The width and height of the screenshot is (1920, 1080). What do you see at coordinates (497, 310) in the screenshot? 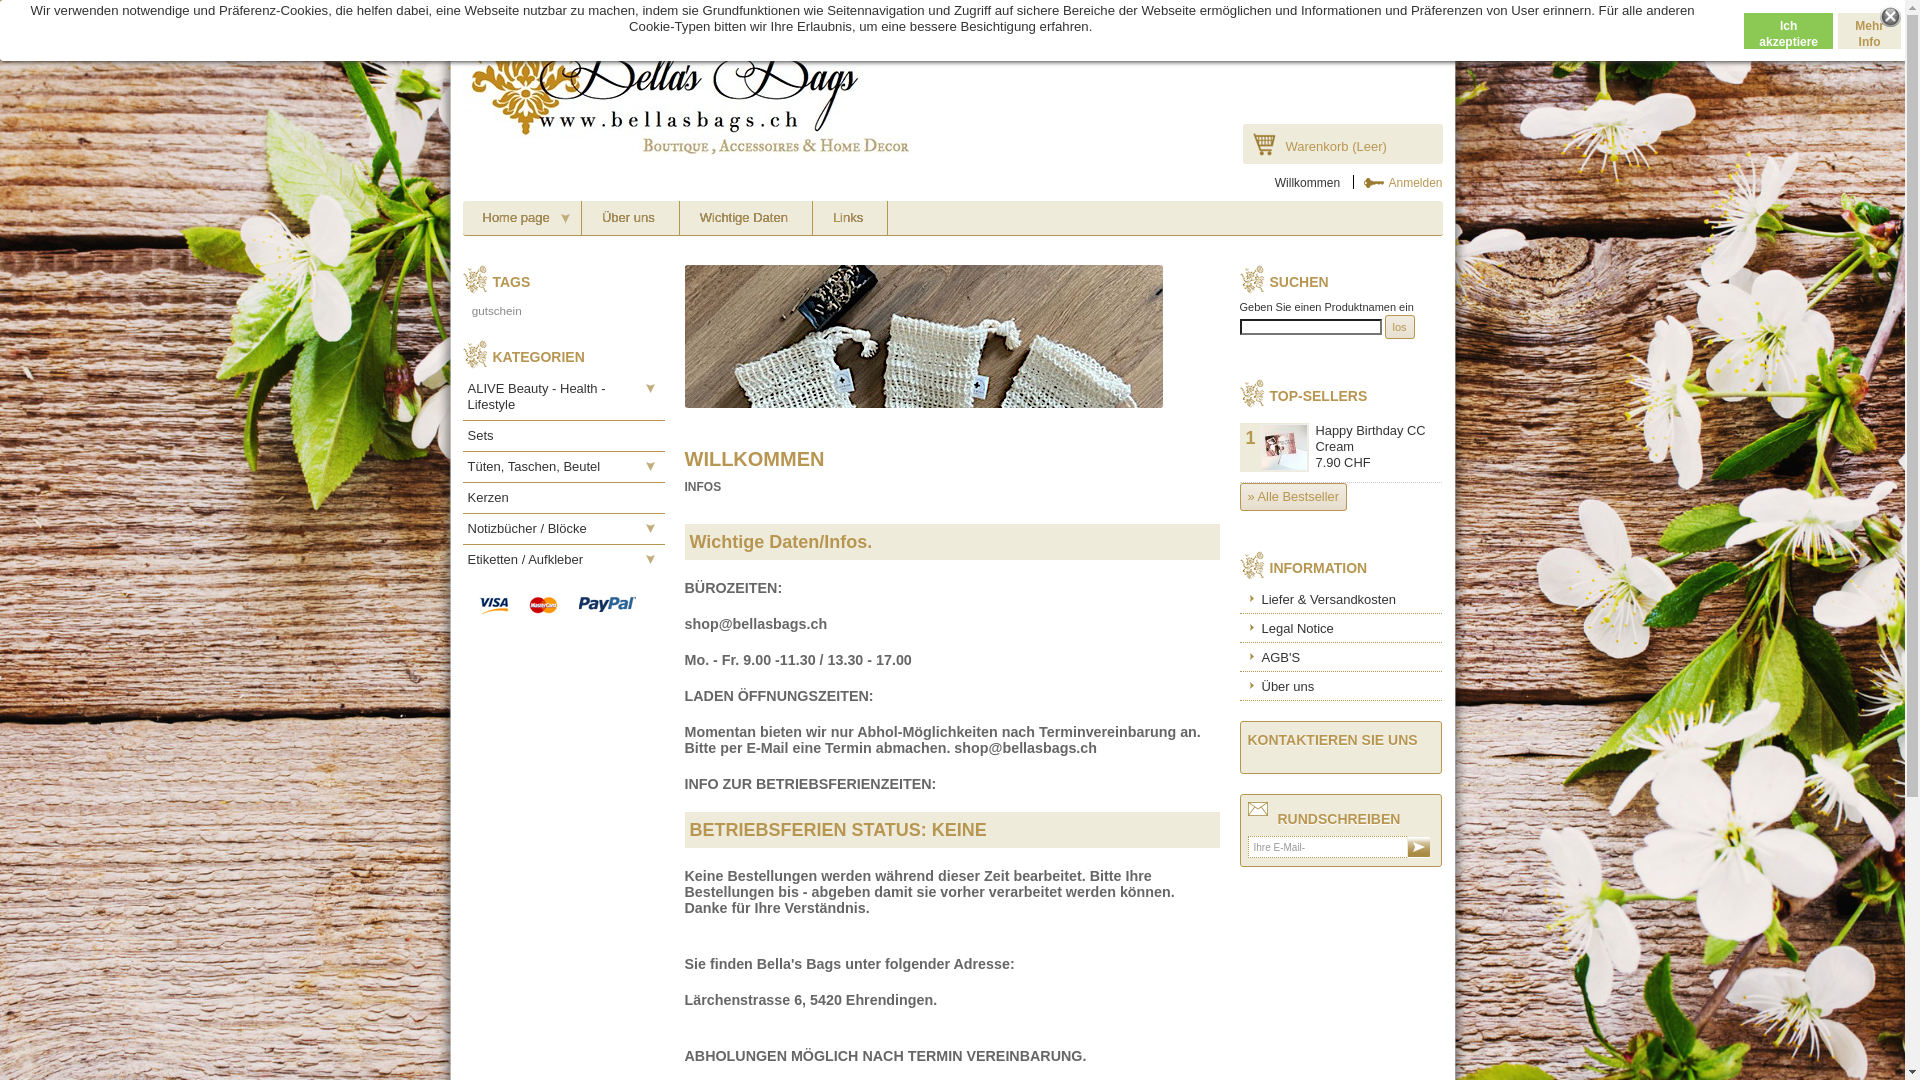
I see `'gutschein'` at bounding box center [497, 310].